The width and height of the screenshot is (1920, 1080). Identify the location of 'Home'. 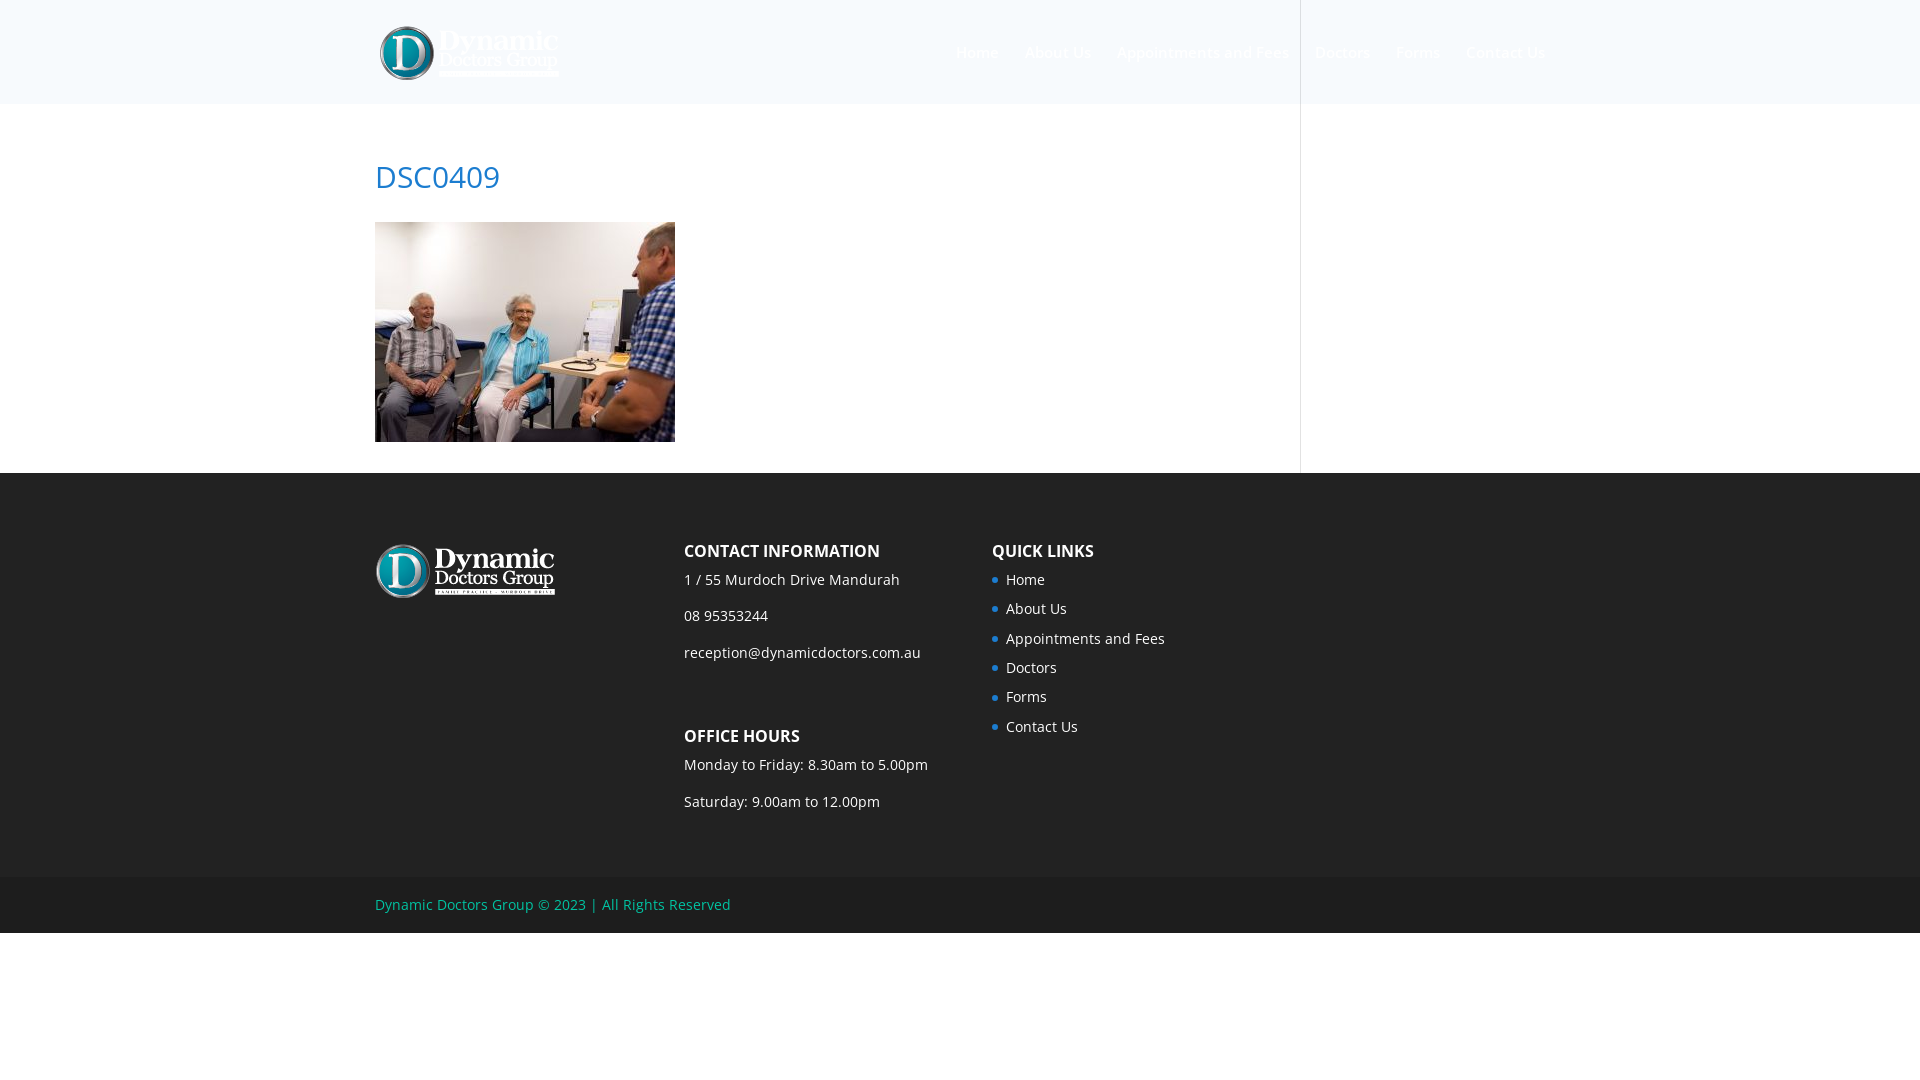
(977, 73).